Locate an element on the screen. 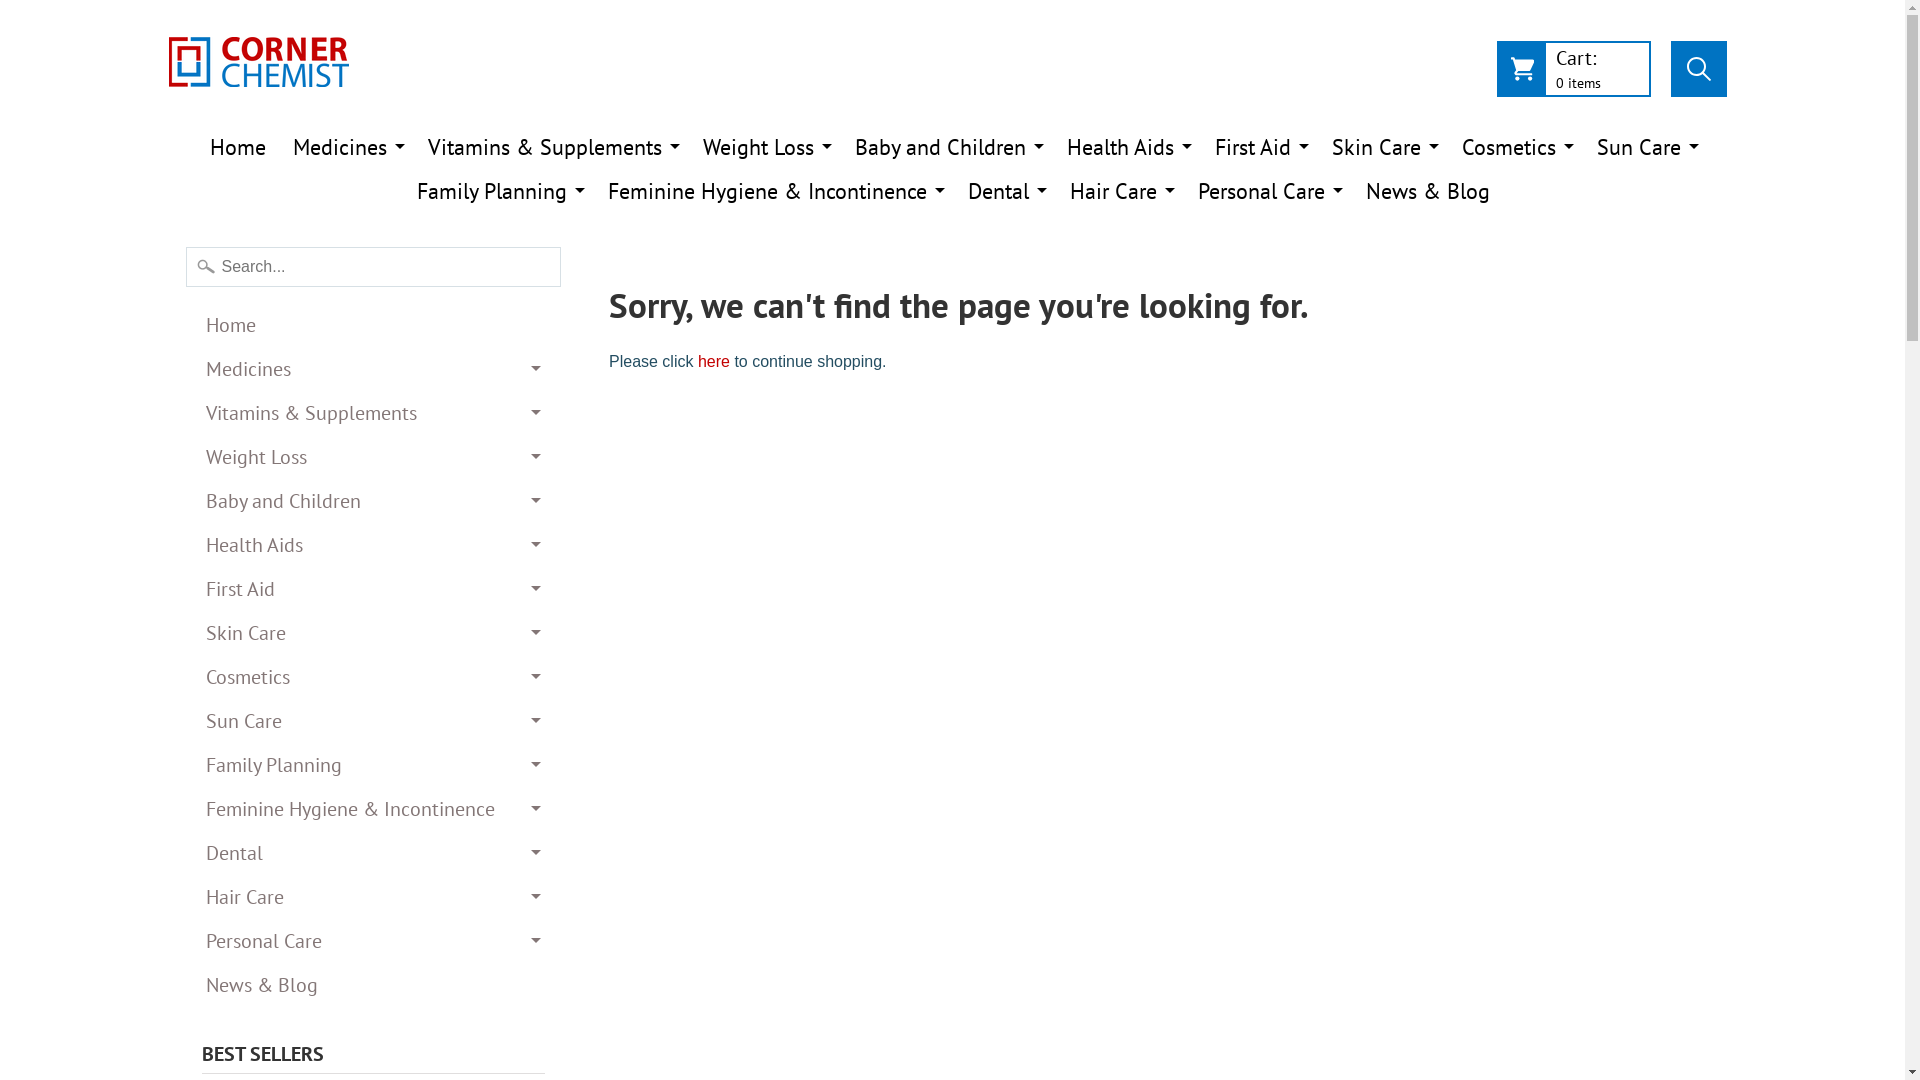 The width and height of the screenshot is (1920, 1080). 'Feminine Hygiene & Incontinence' is located at coordinates (374, 808).